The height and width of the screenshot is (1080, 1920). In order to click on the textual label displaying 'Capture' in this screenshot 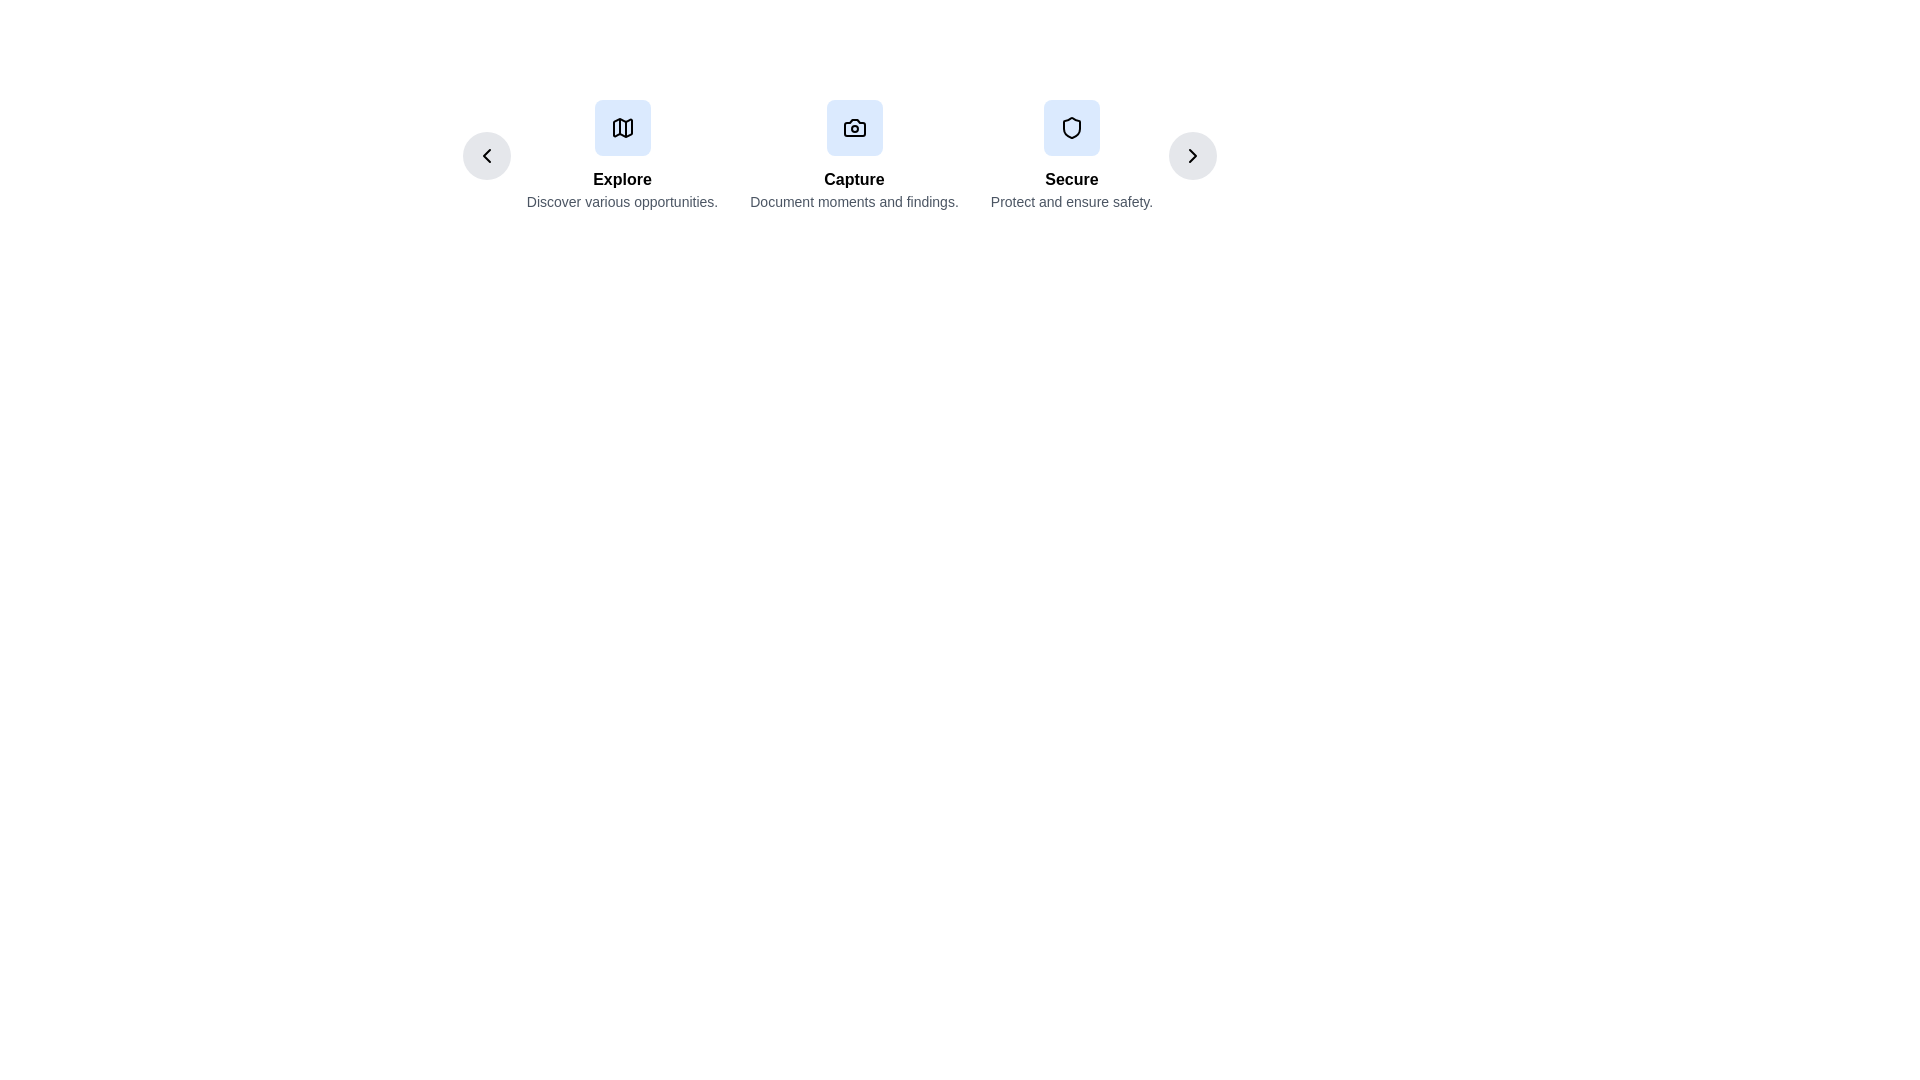, I will do `click(854, 180)`.